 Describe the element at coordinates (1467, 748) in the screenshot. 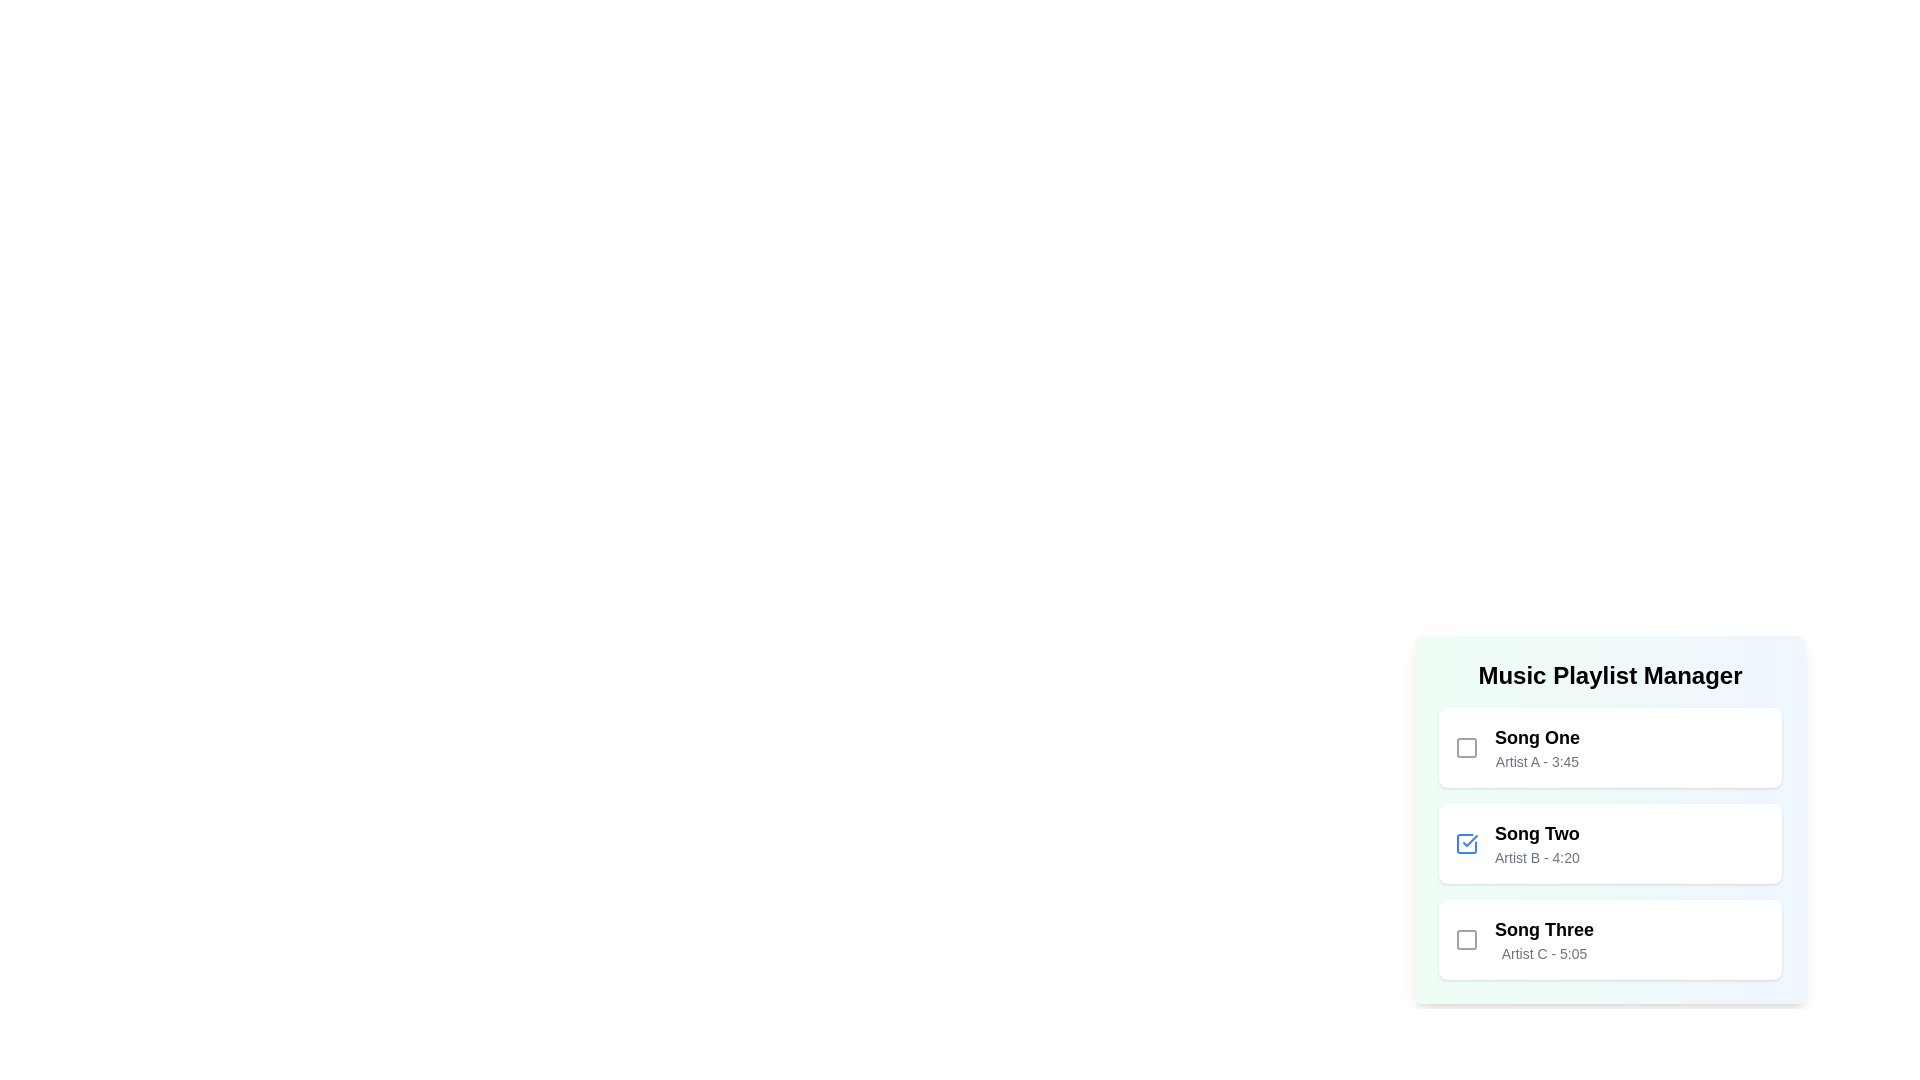

I see `the checkbox located to the far left of the 'Song One' entry` at that location.